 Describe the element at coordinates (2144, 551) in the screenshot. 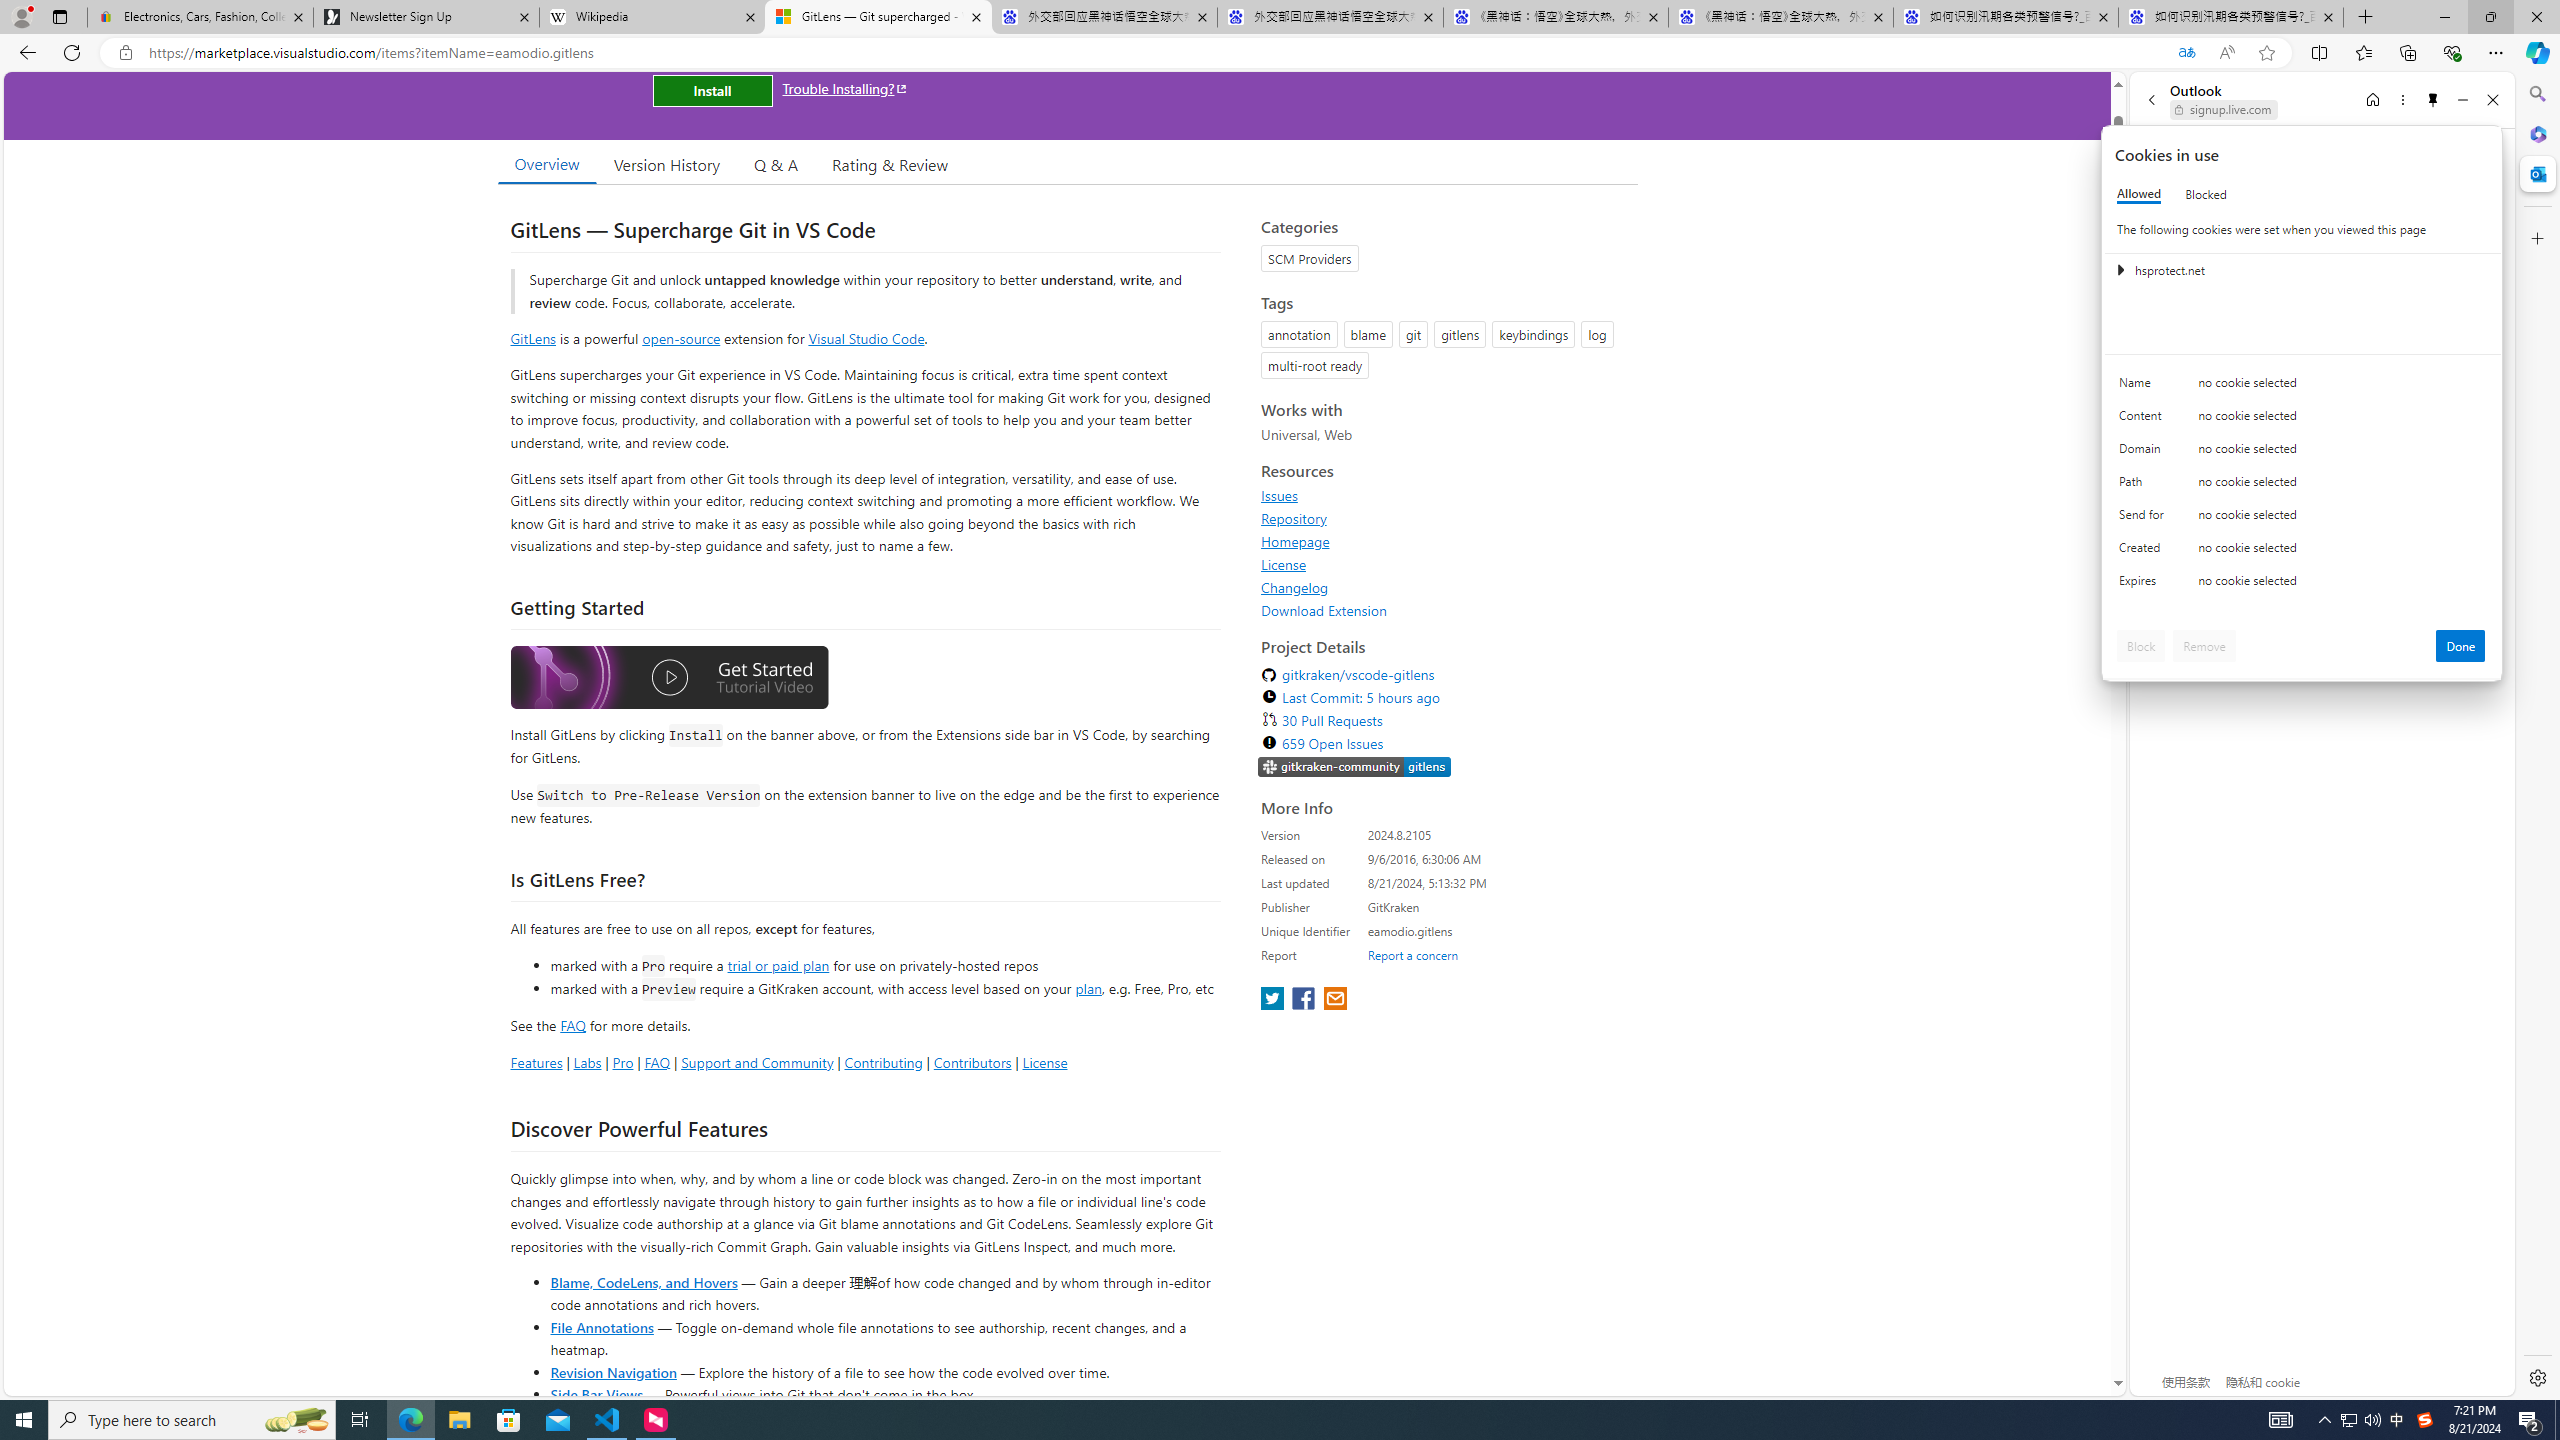

I see `'Created'` at that location.